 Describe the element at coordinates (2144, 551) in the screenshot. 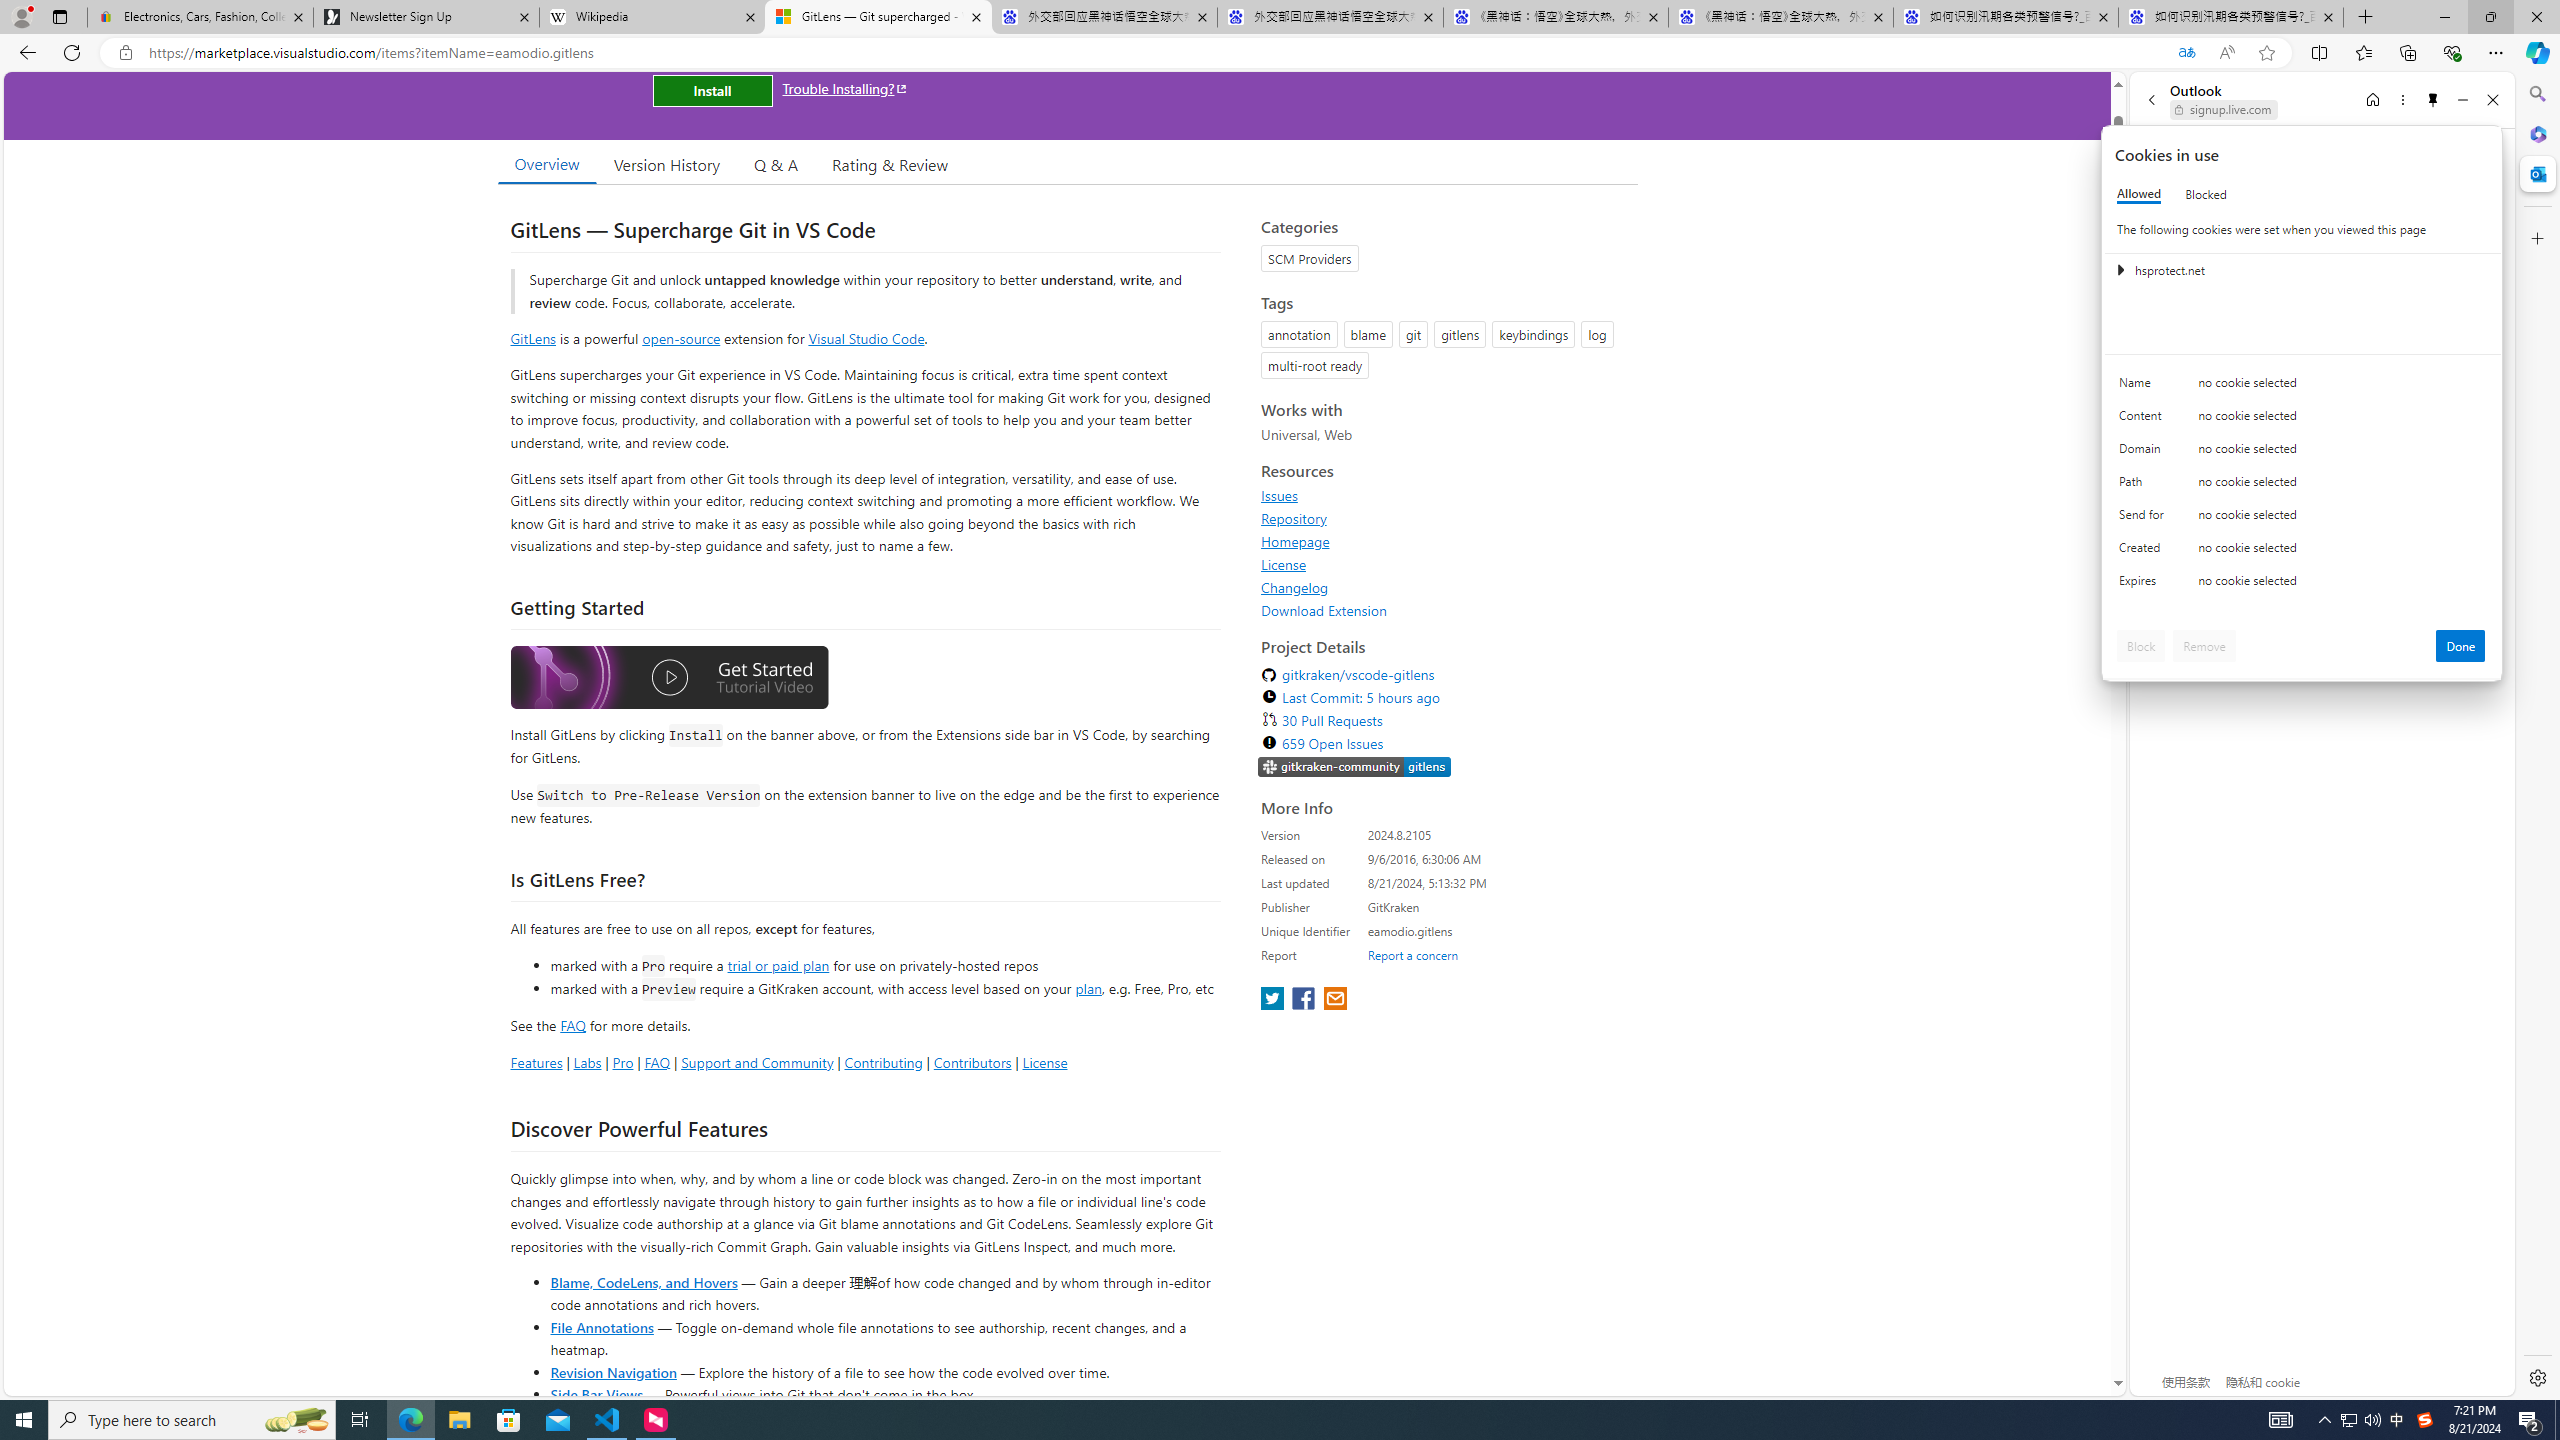

I see `'Created'` at that location.